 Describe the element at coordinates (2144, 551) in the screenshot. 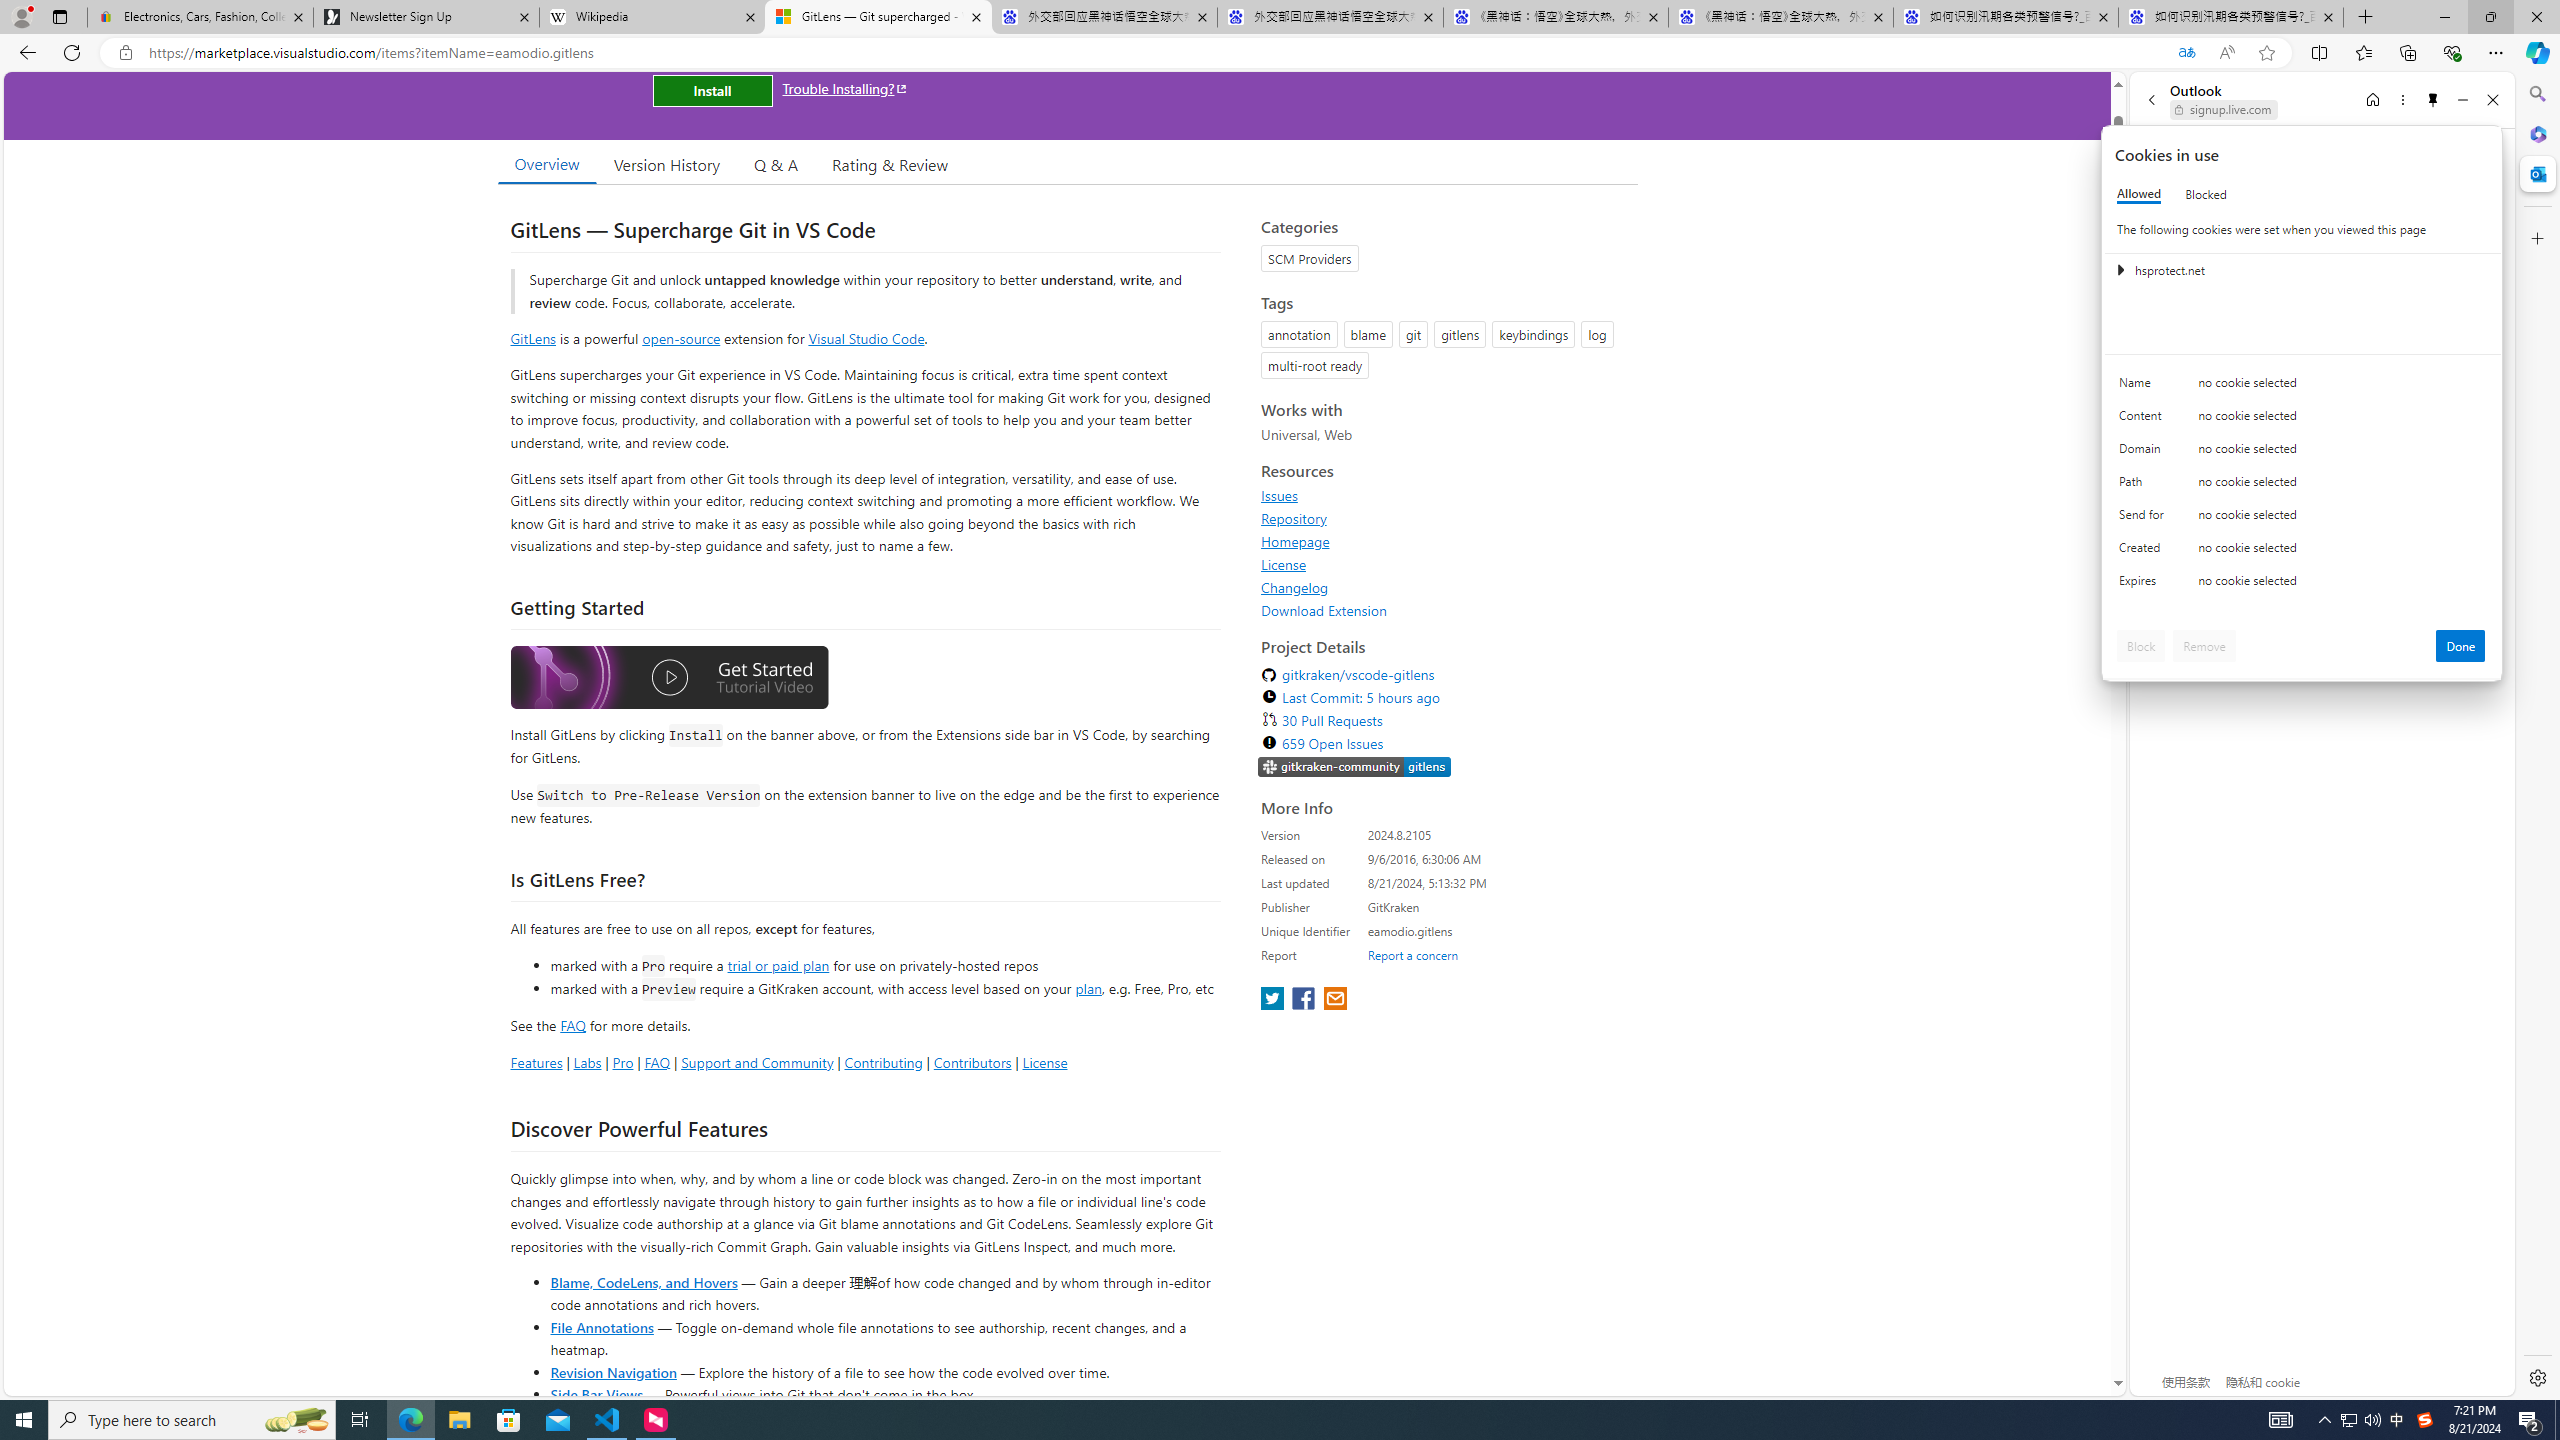

I see `'Created'` at that location.